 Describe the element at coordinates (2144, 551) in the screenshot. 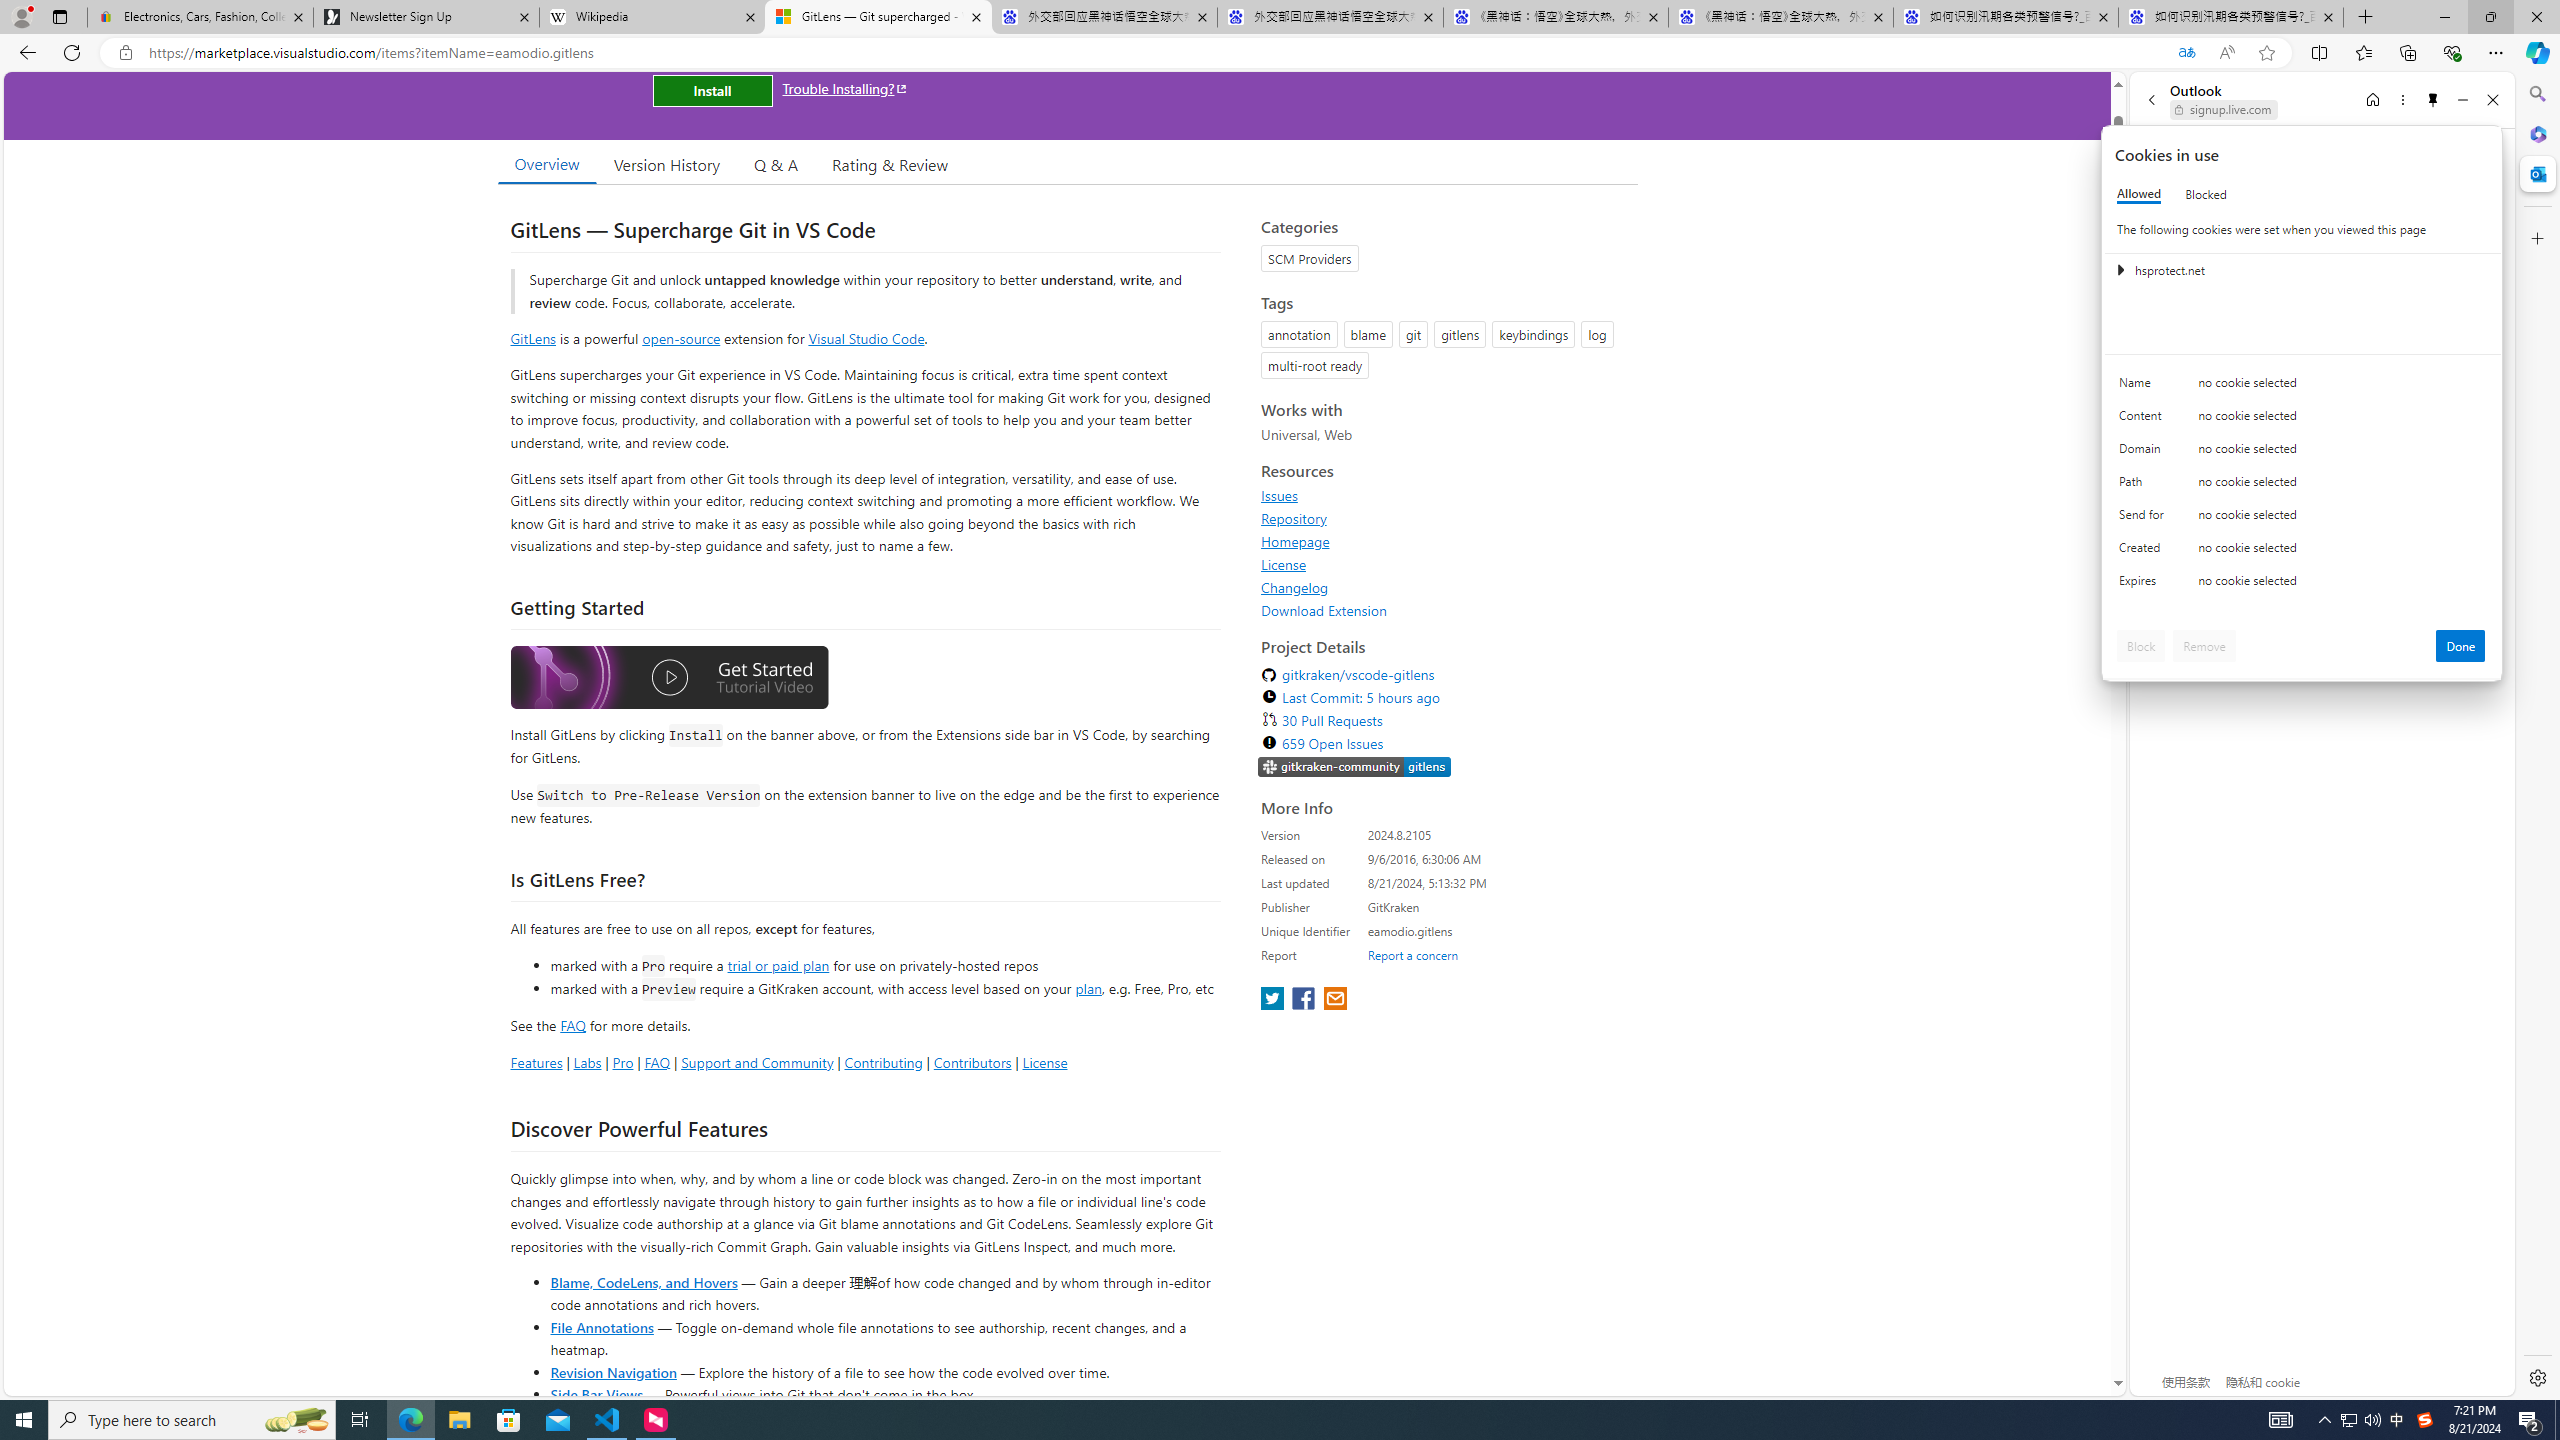

I see `'Created'` at that location.